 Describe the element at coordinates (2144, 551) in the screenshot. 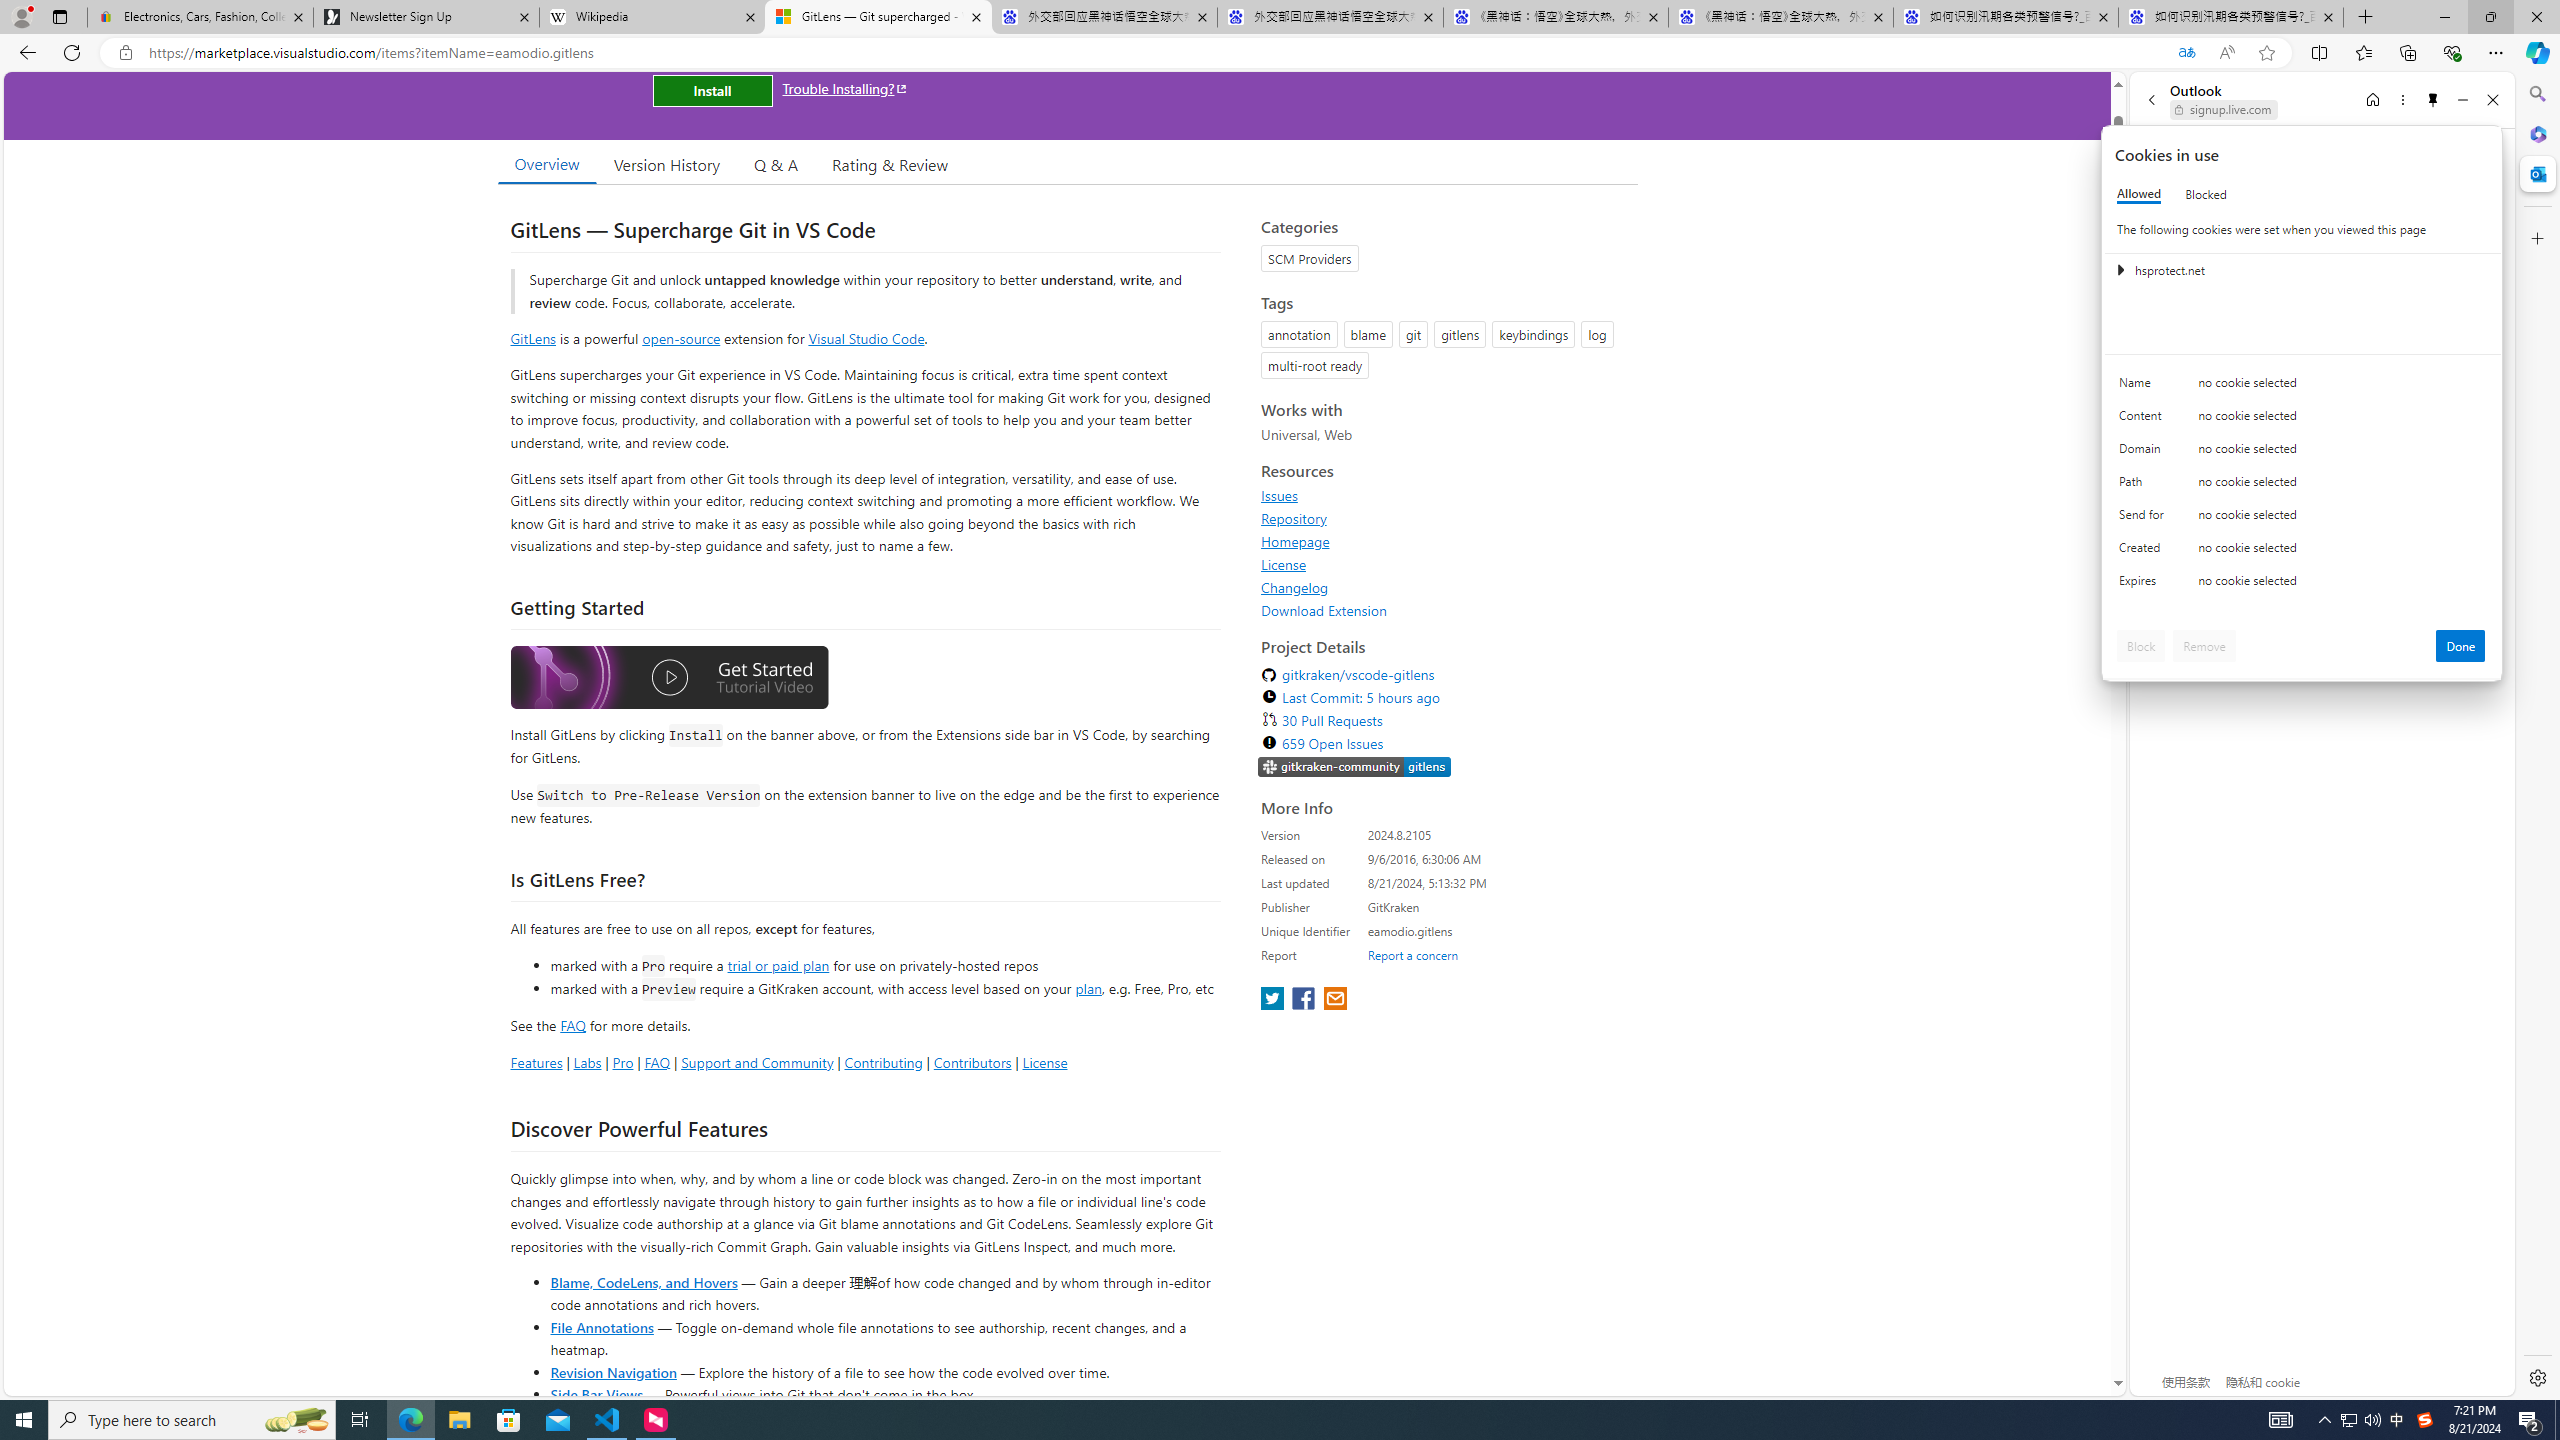

I see `'Created'` at that location.